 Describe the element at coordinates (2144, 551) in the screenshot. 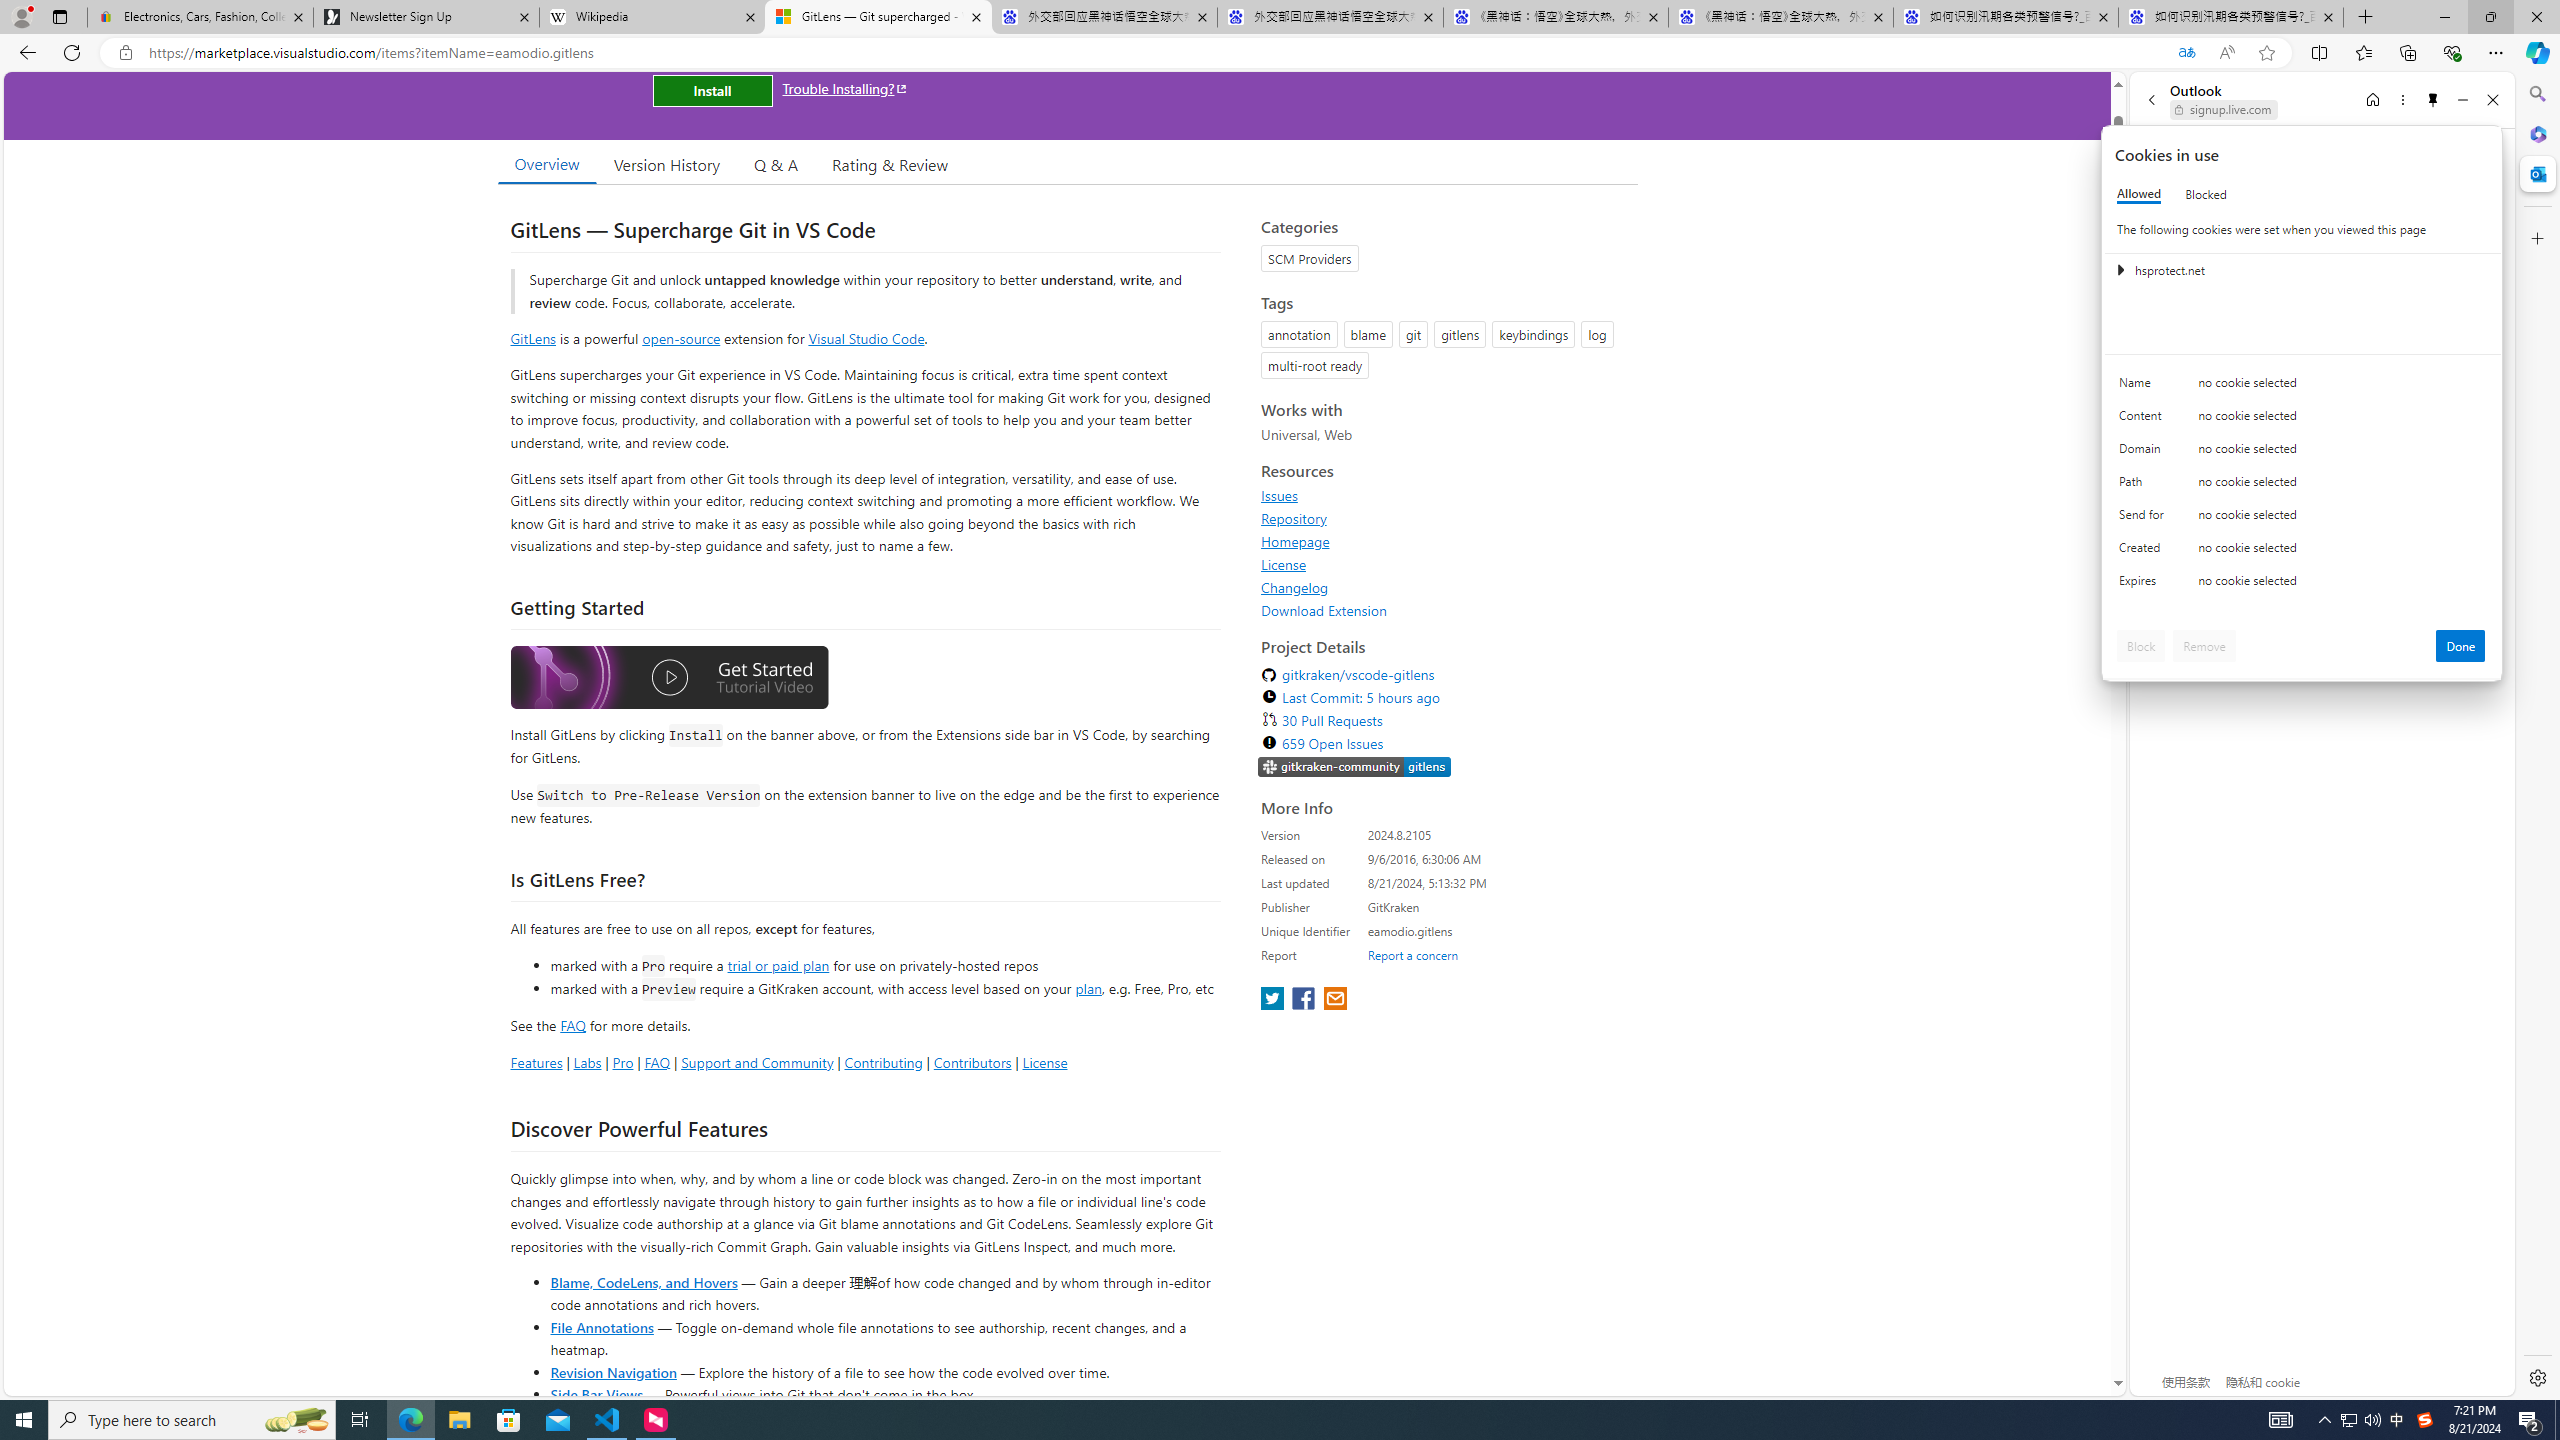

I see `'Created'` at that location.